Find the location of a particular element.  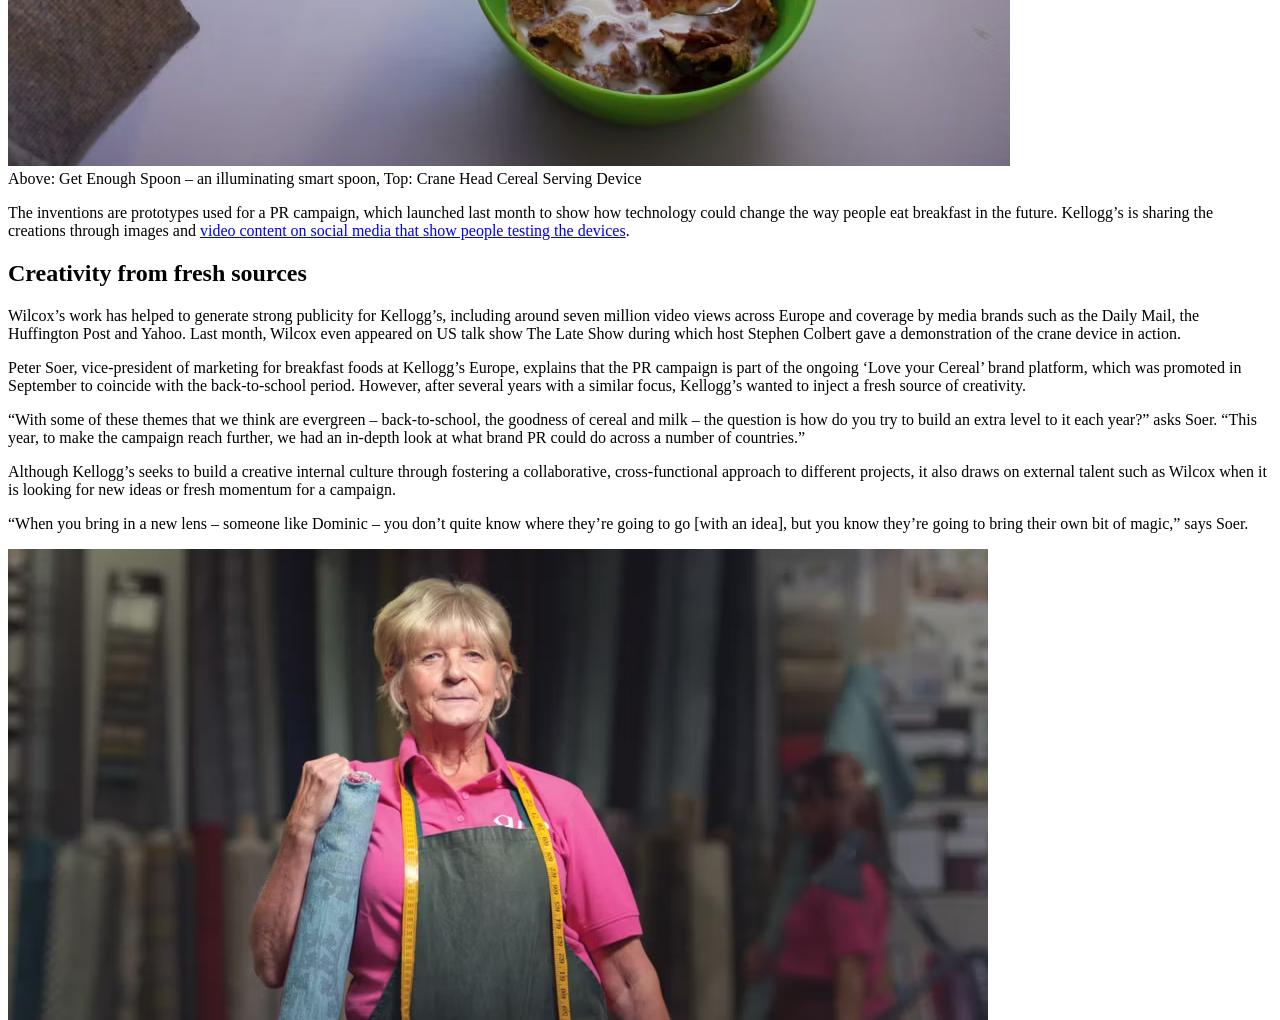

'“With some of these themes that we think are evergreen – back-to-school, the goodness of cereal and milk – the question is how do you try to build an extra level to it each year?” asks Soer. “This year, to make the campaign reach further, we had an in-depth look at what brand PR could do across a number of countries.”' is located at coordinates (630, 426).